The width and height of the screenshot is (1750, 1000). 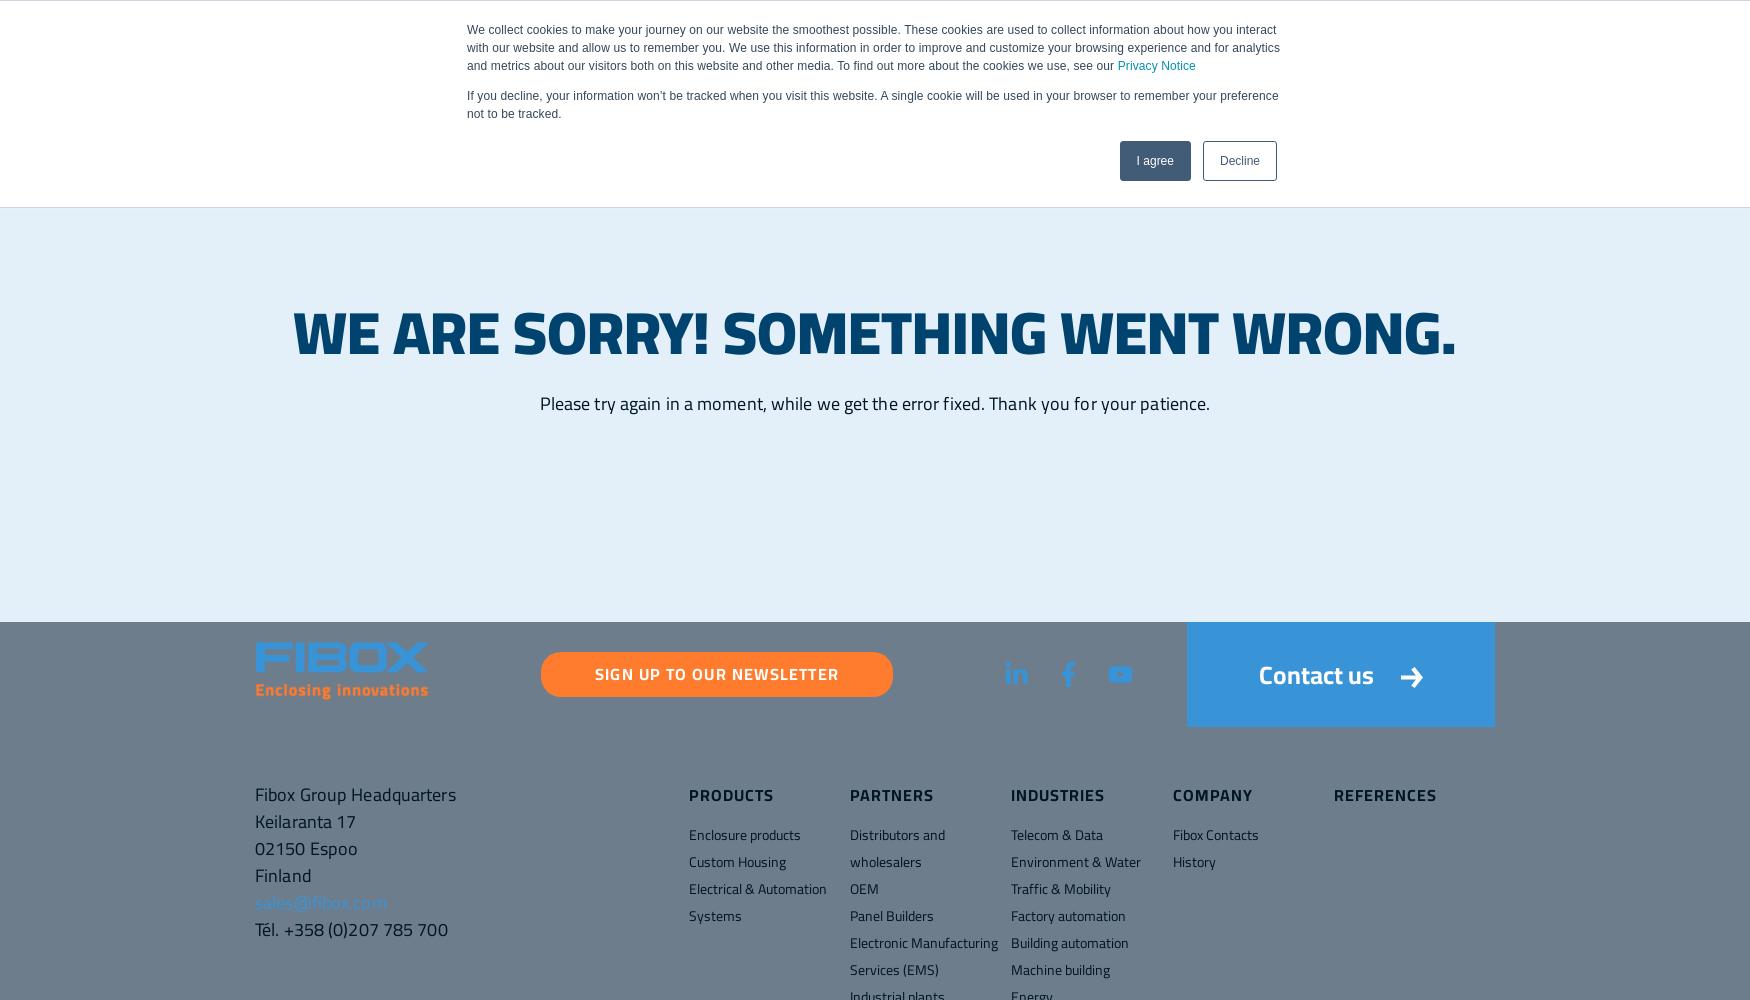 I want to click on 'Panel Builders', so click(x=849, y=916).